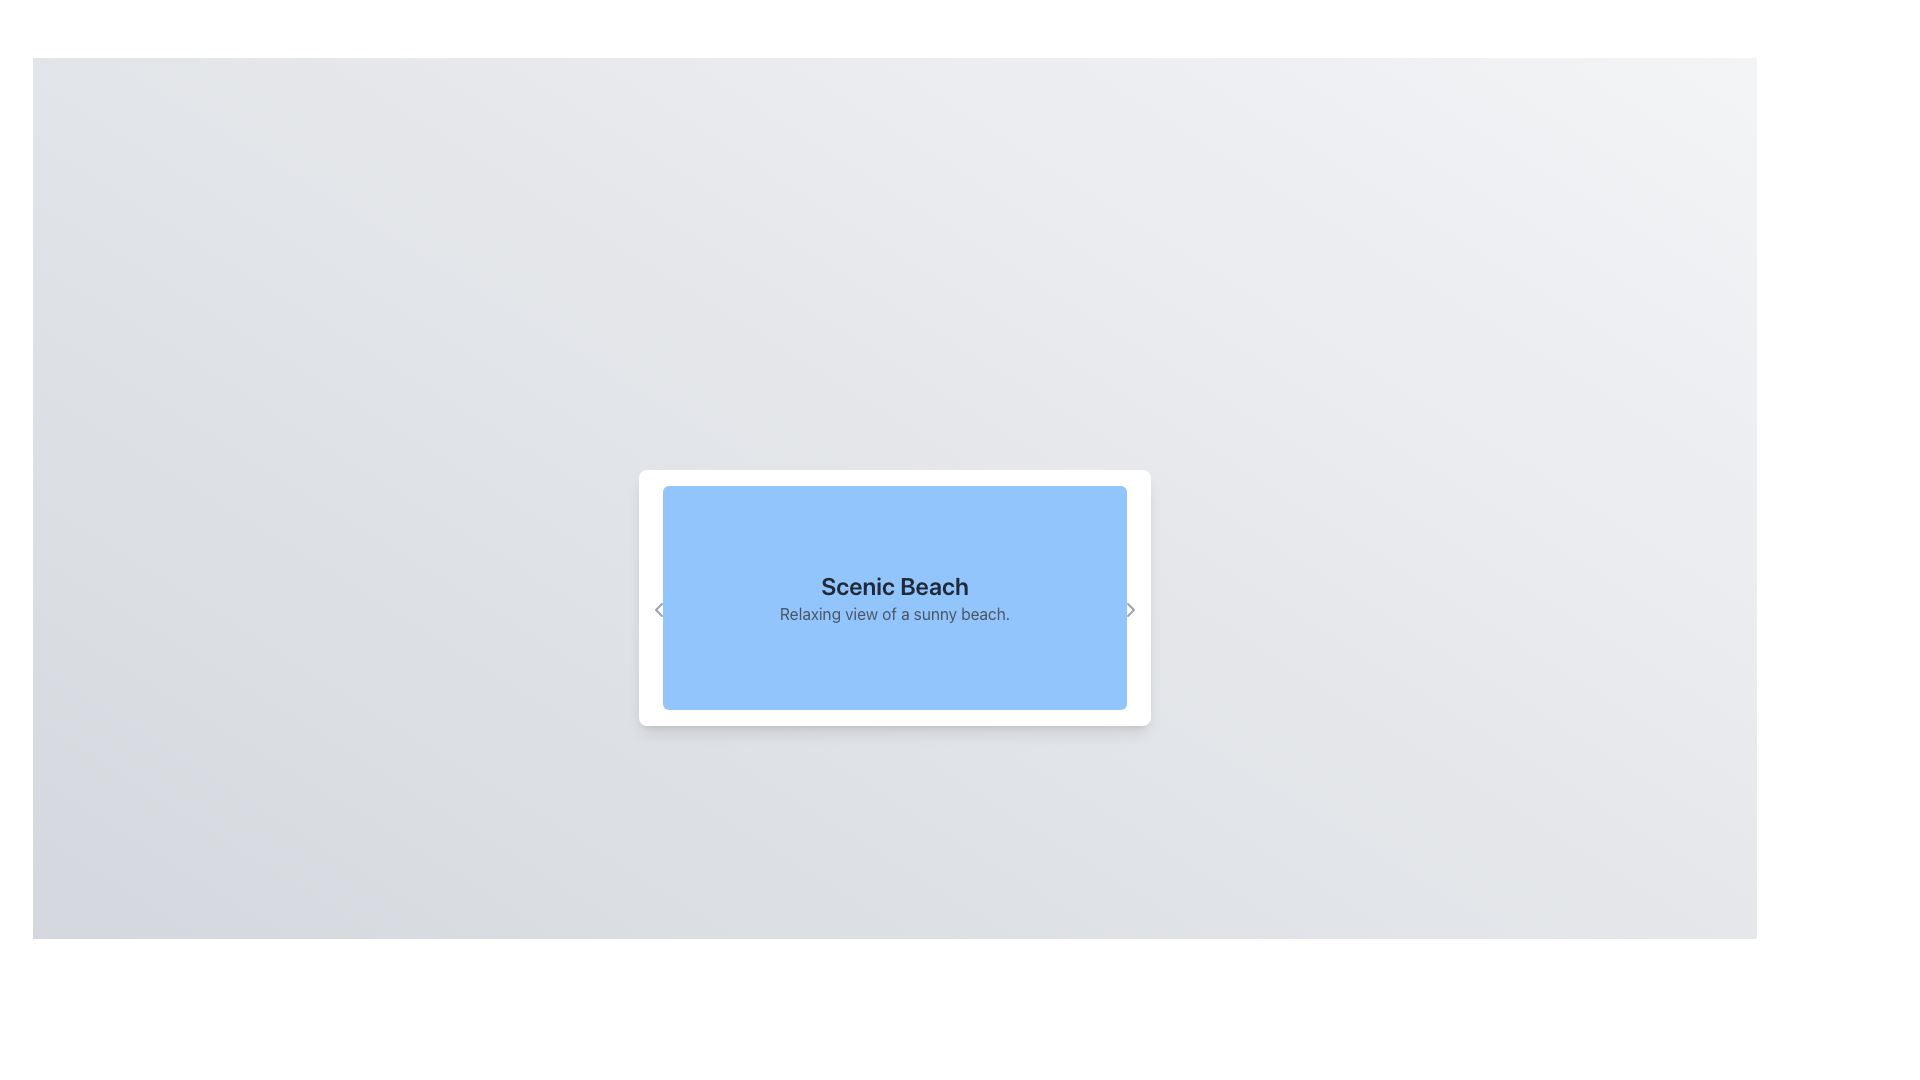 Image resolution: width=1920 pixels, height=1080 pixels. What do you see at coordinates (1131, 608) in the screenshot?
I see `the forward navigation icon located at the center of the right edge of the 'Scenic Beach' card` at bounding box center [1131, 608].